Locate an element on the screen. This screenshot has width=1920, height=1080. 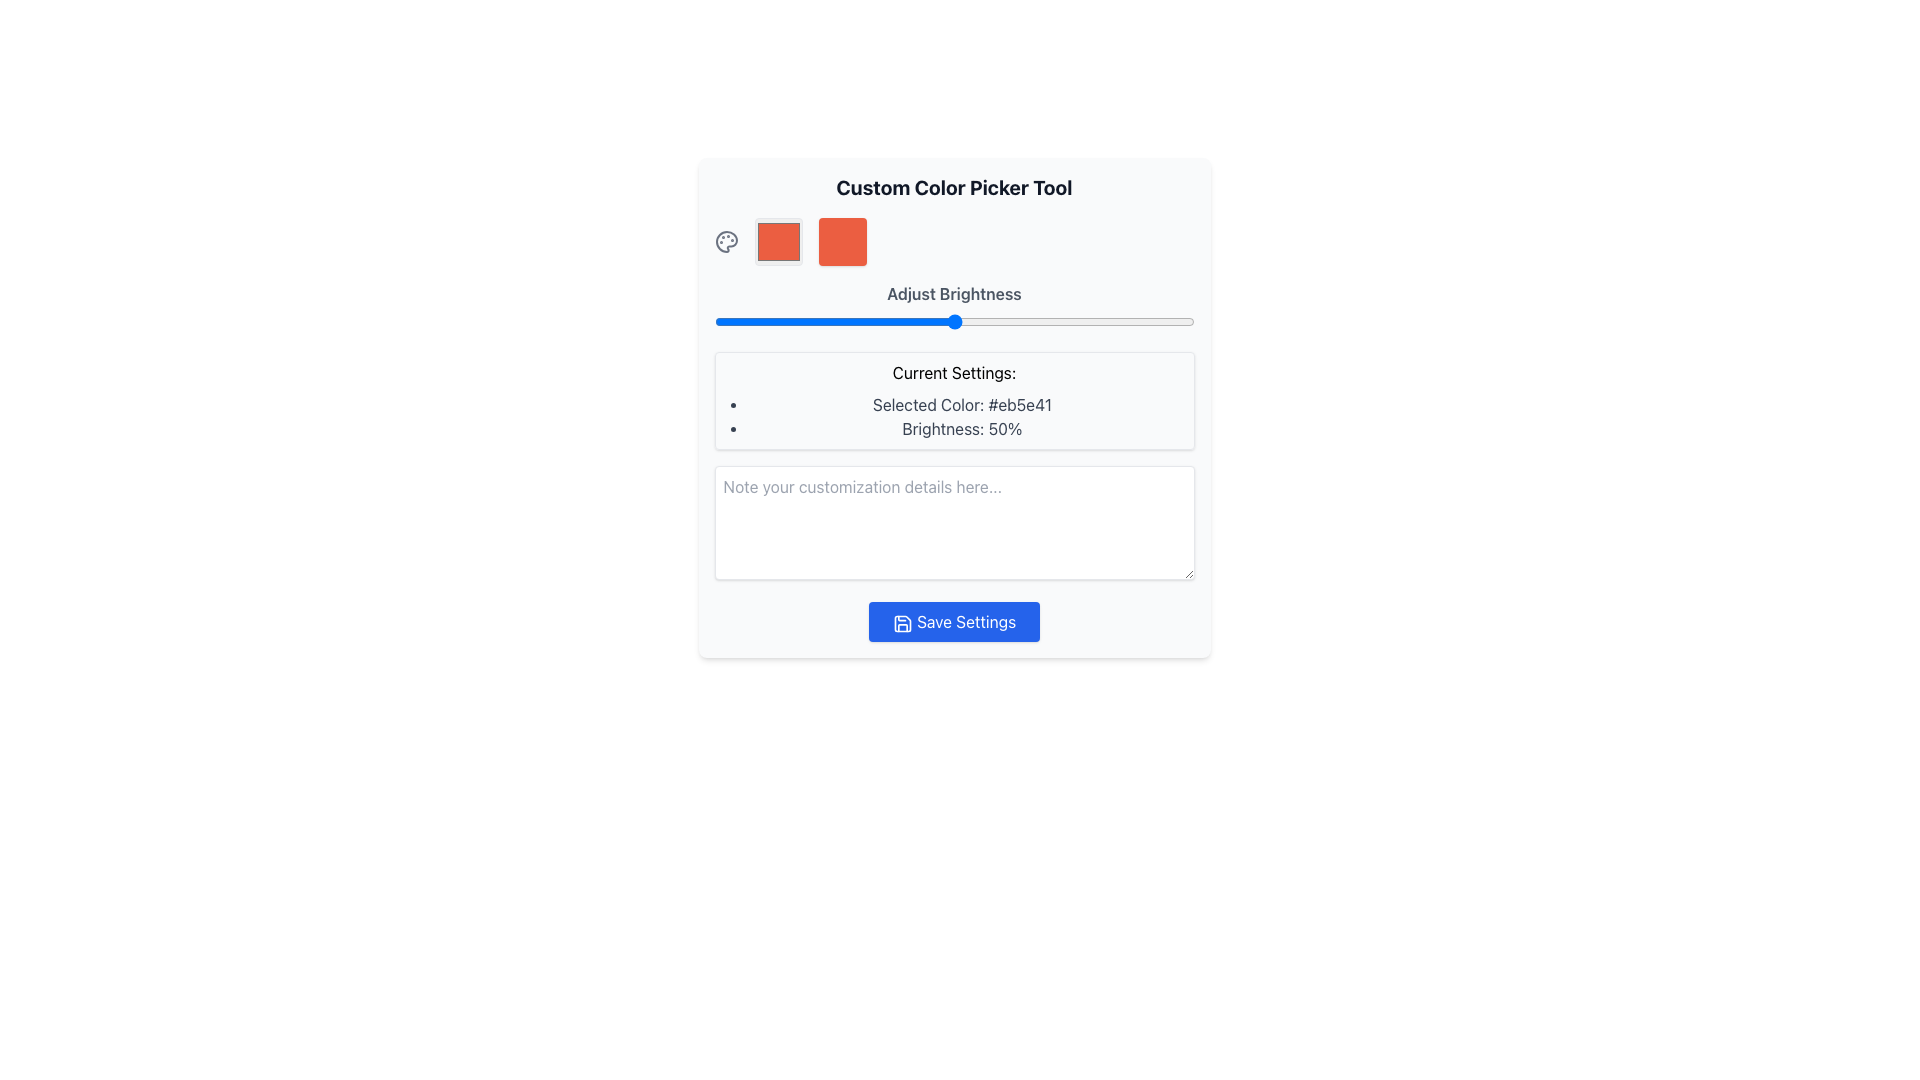
brightness is located at coordinates (839, 320).